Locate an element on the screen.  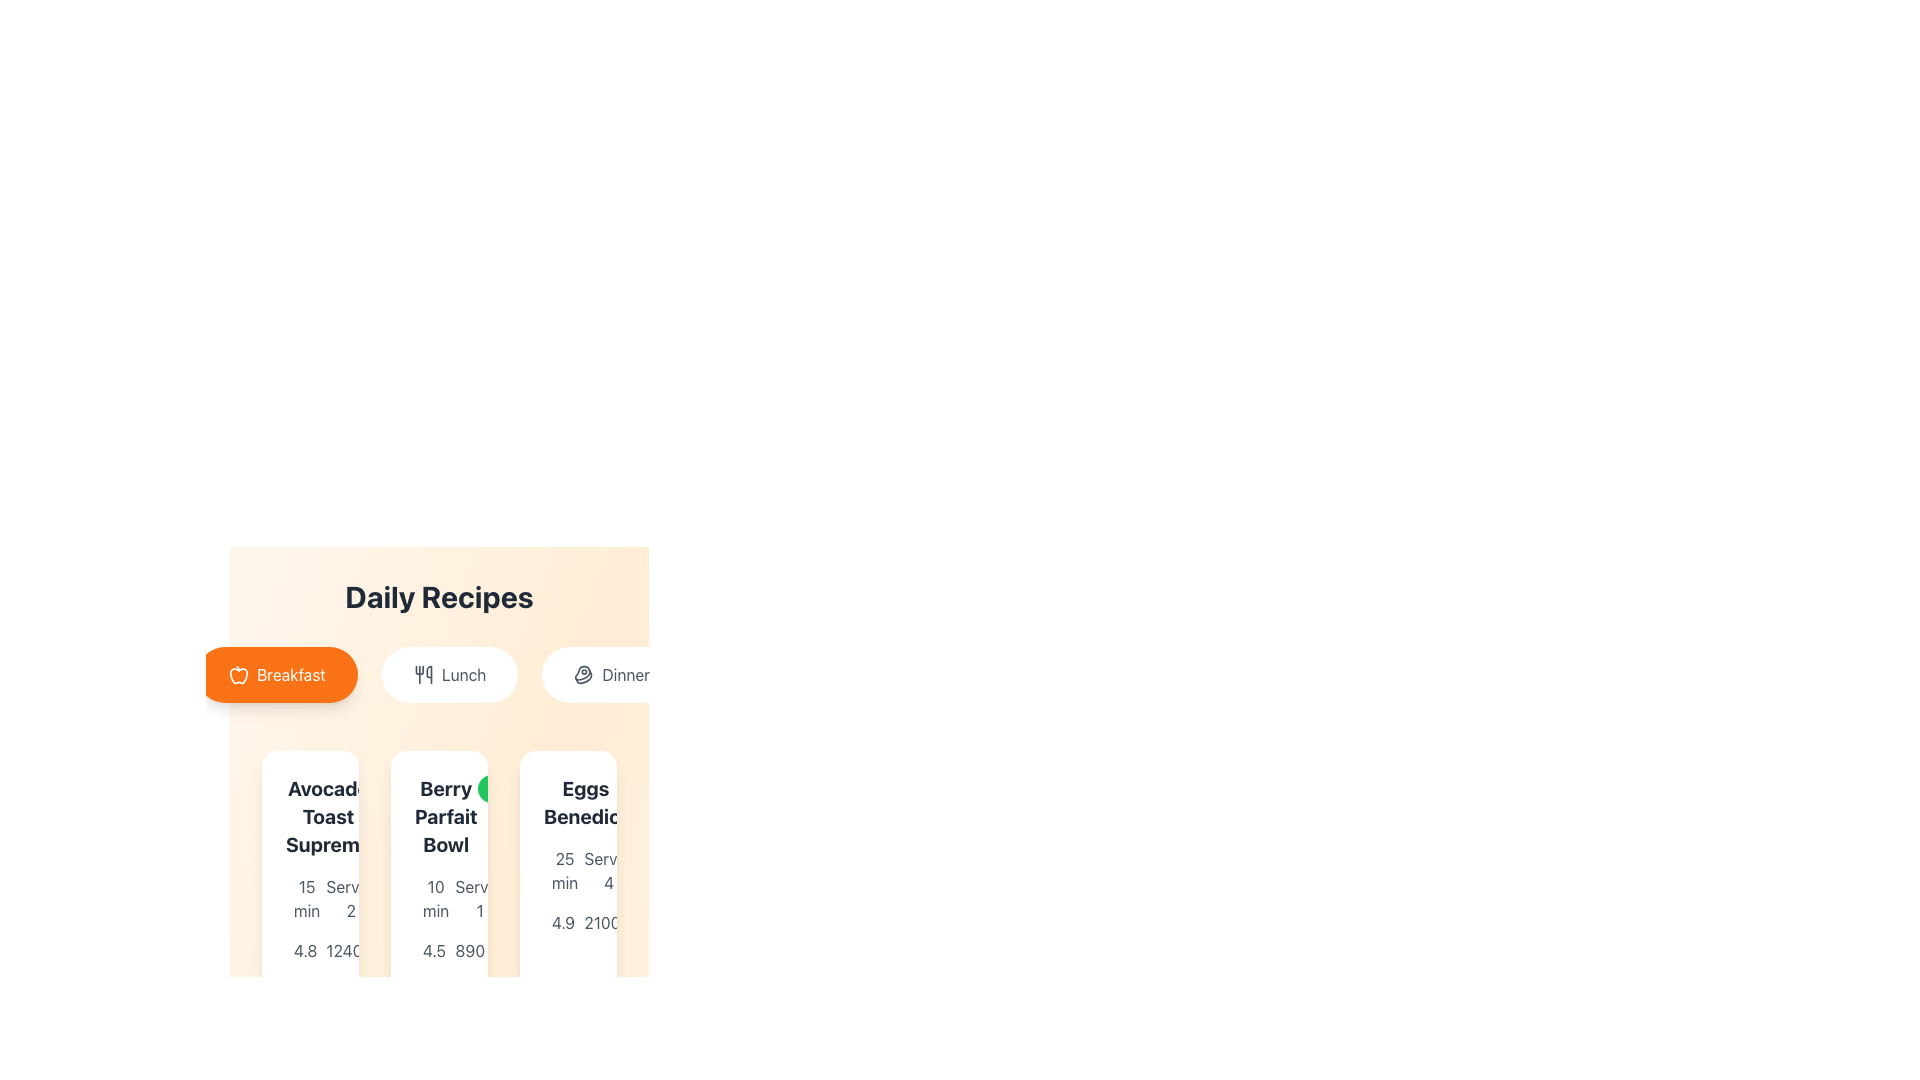
the 'Lunch' category icon, which is located slightly to the left of the center of the 'Lunch' button in a horizontal layout of meal options is located at coordinates (422, 675).